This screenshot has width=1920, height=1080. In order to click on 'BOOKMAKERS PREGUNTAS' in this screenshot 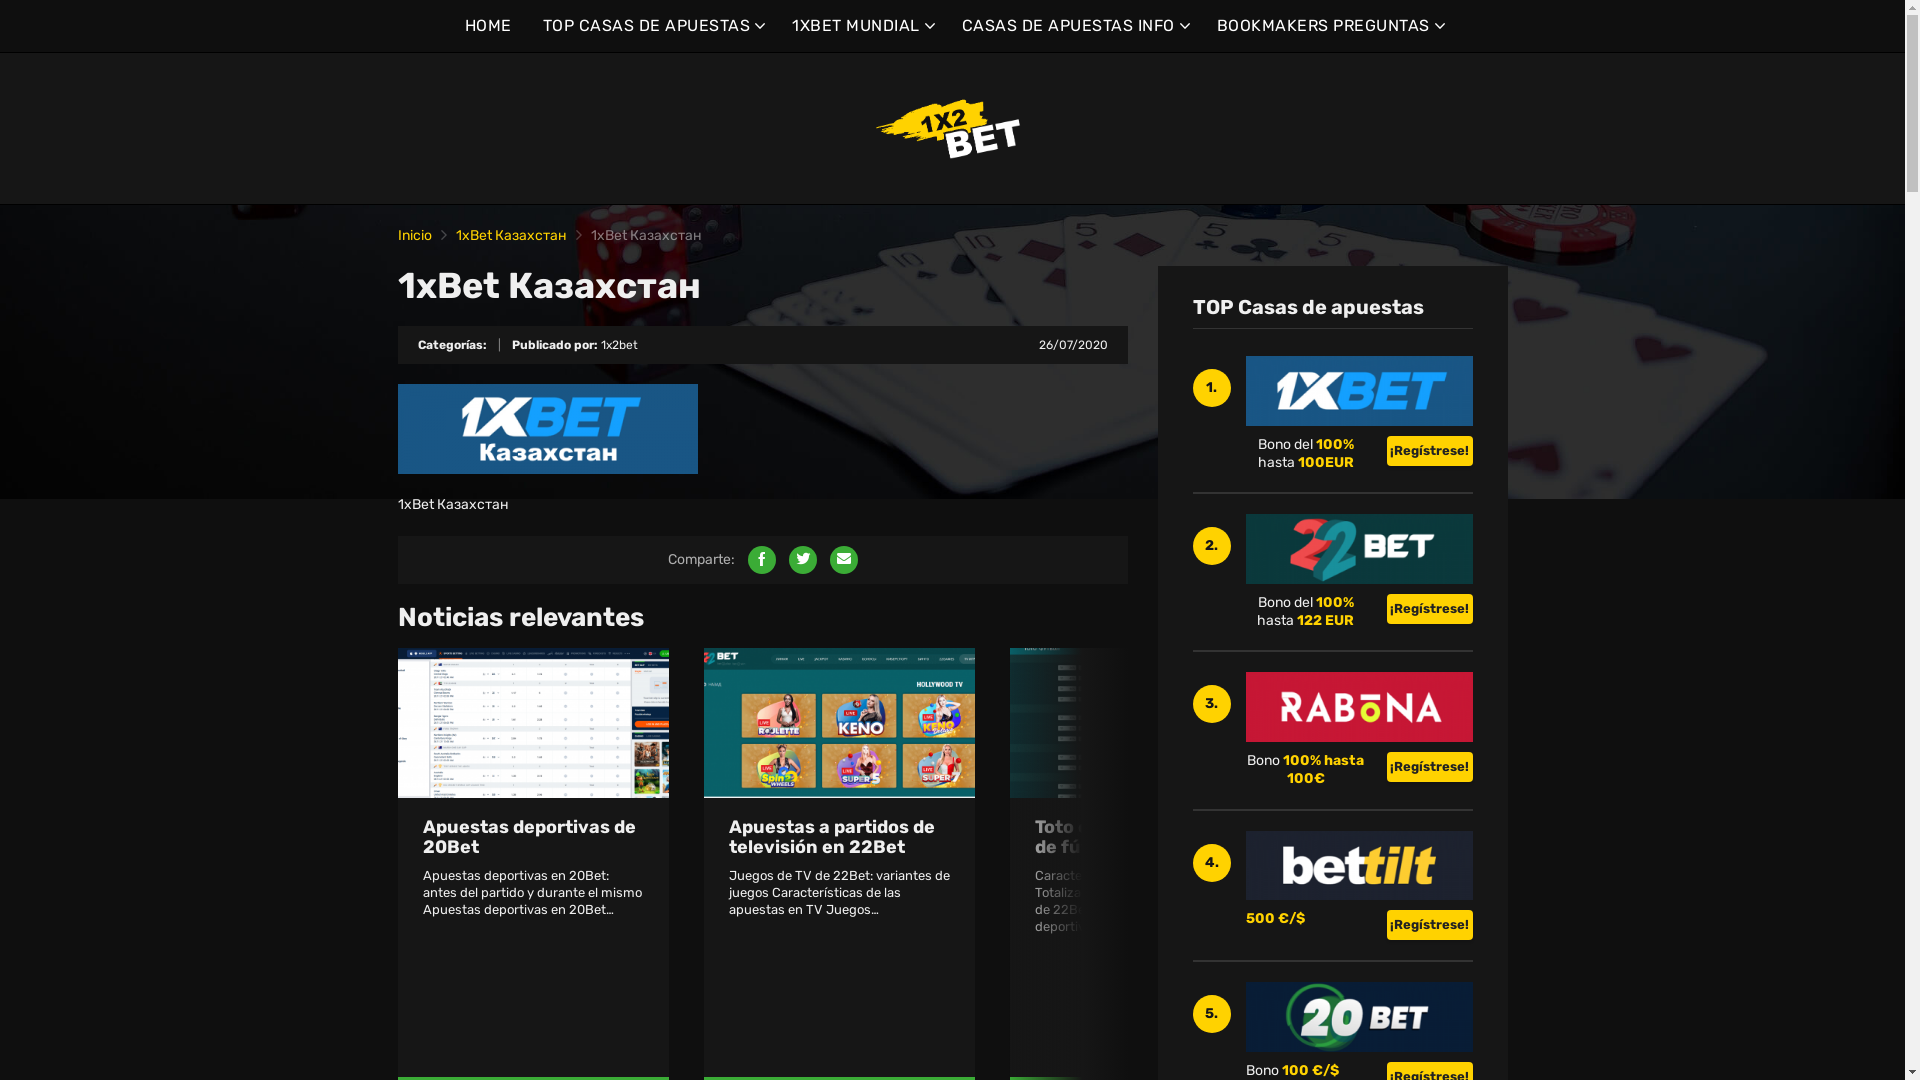, I will do `click(1328, 26)`.